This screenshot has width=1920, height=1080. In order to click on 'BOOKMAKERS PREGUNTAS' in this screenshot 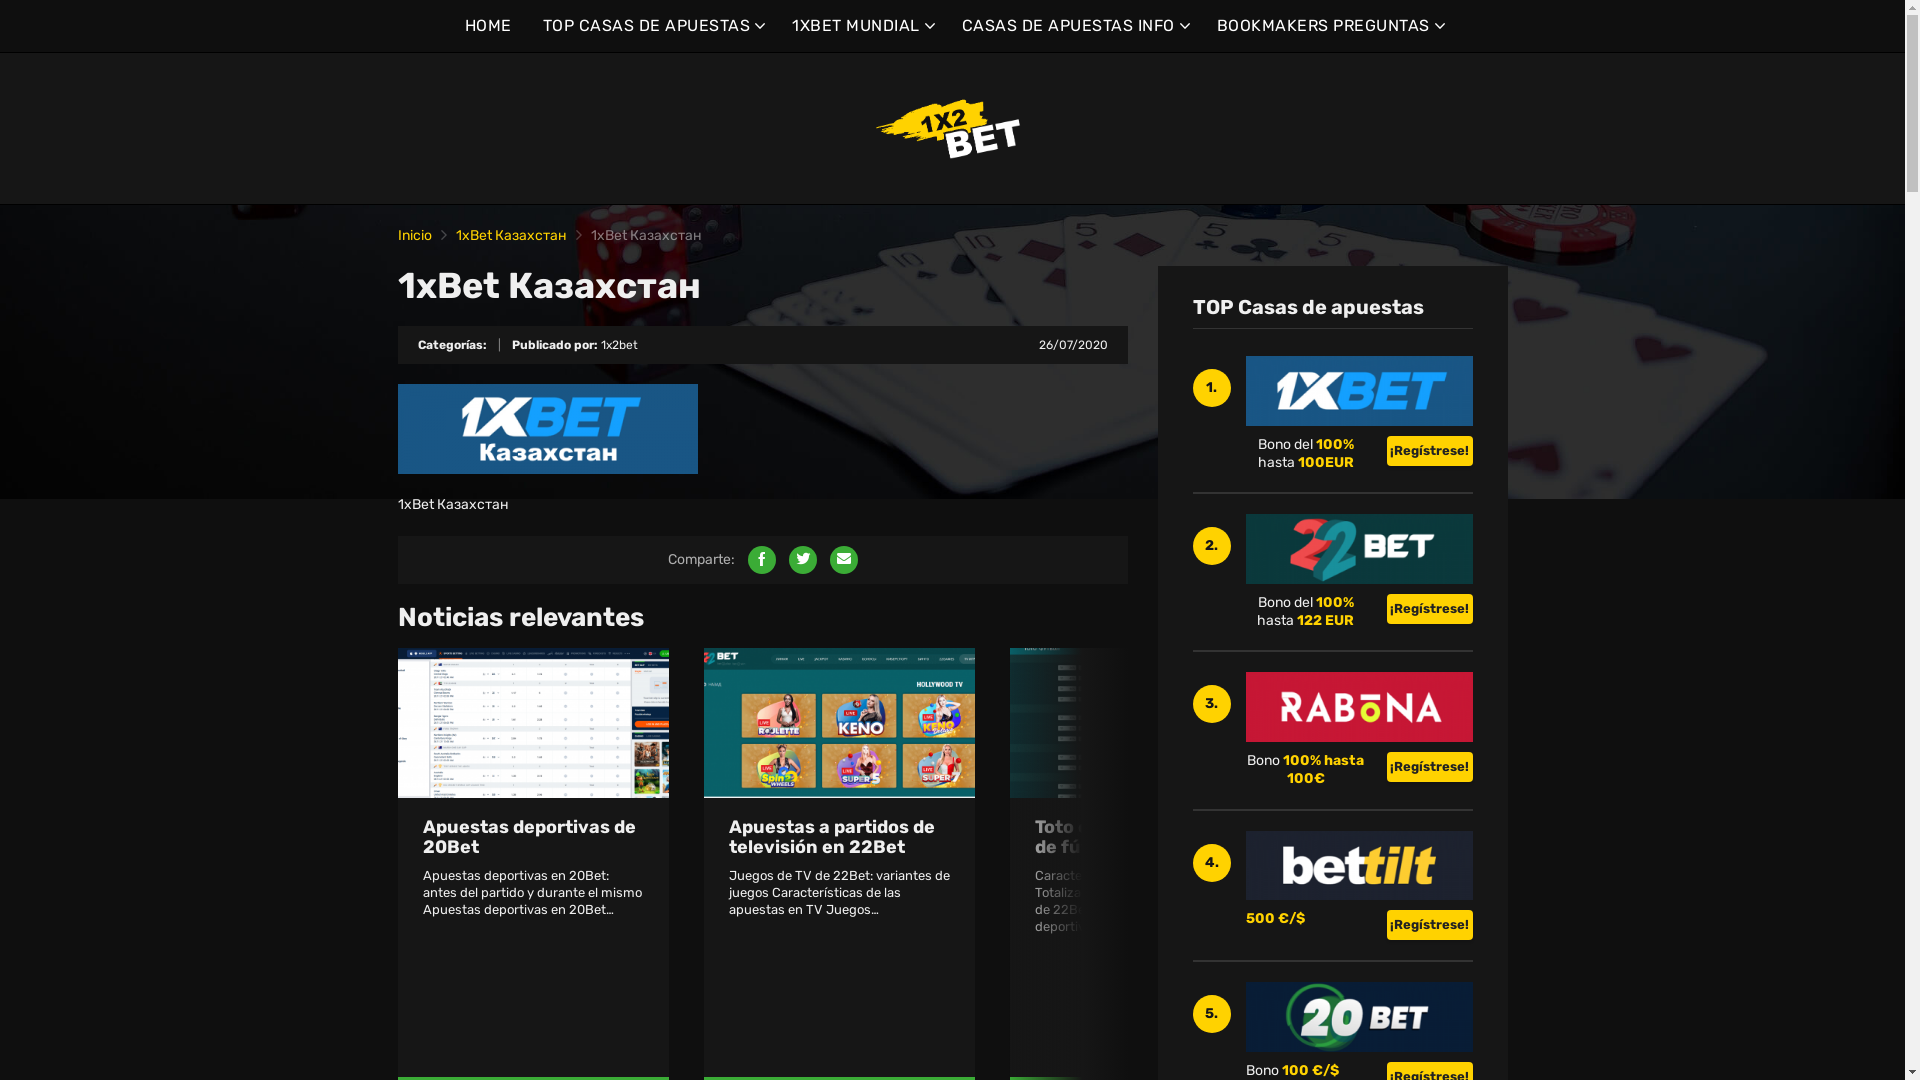, I will do `click(1328, 26)`.